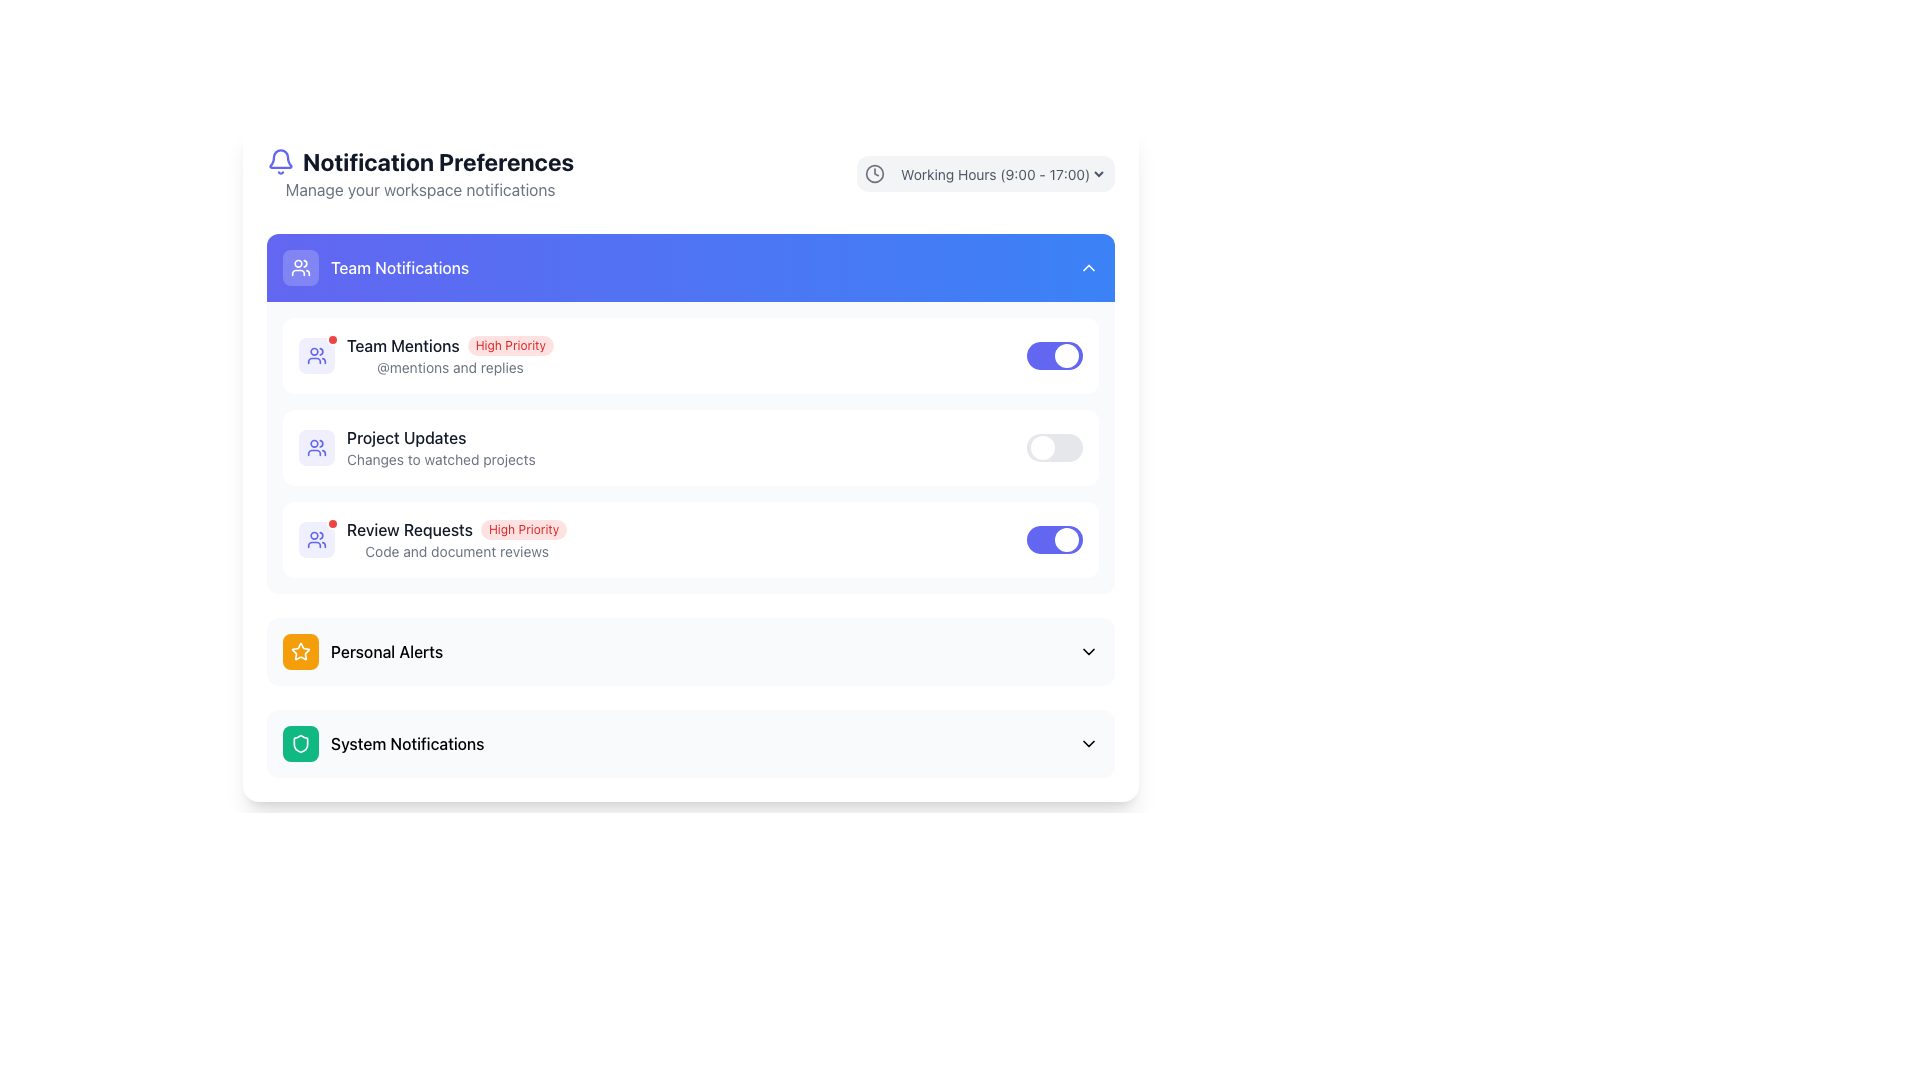 The height and width of the screenshot is (1080, 1920). What do you see at coordinates (280, 158) in the screenshot?
I see `the blue bell icon representing notifications, located near the top-left corner of the UI, adjacent to the 'Notification Preferences' title` at bounding box center [280, 158].